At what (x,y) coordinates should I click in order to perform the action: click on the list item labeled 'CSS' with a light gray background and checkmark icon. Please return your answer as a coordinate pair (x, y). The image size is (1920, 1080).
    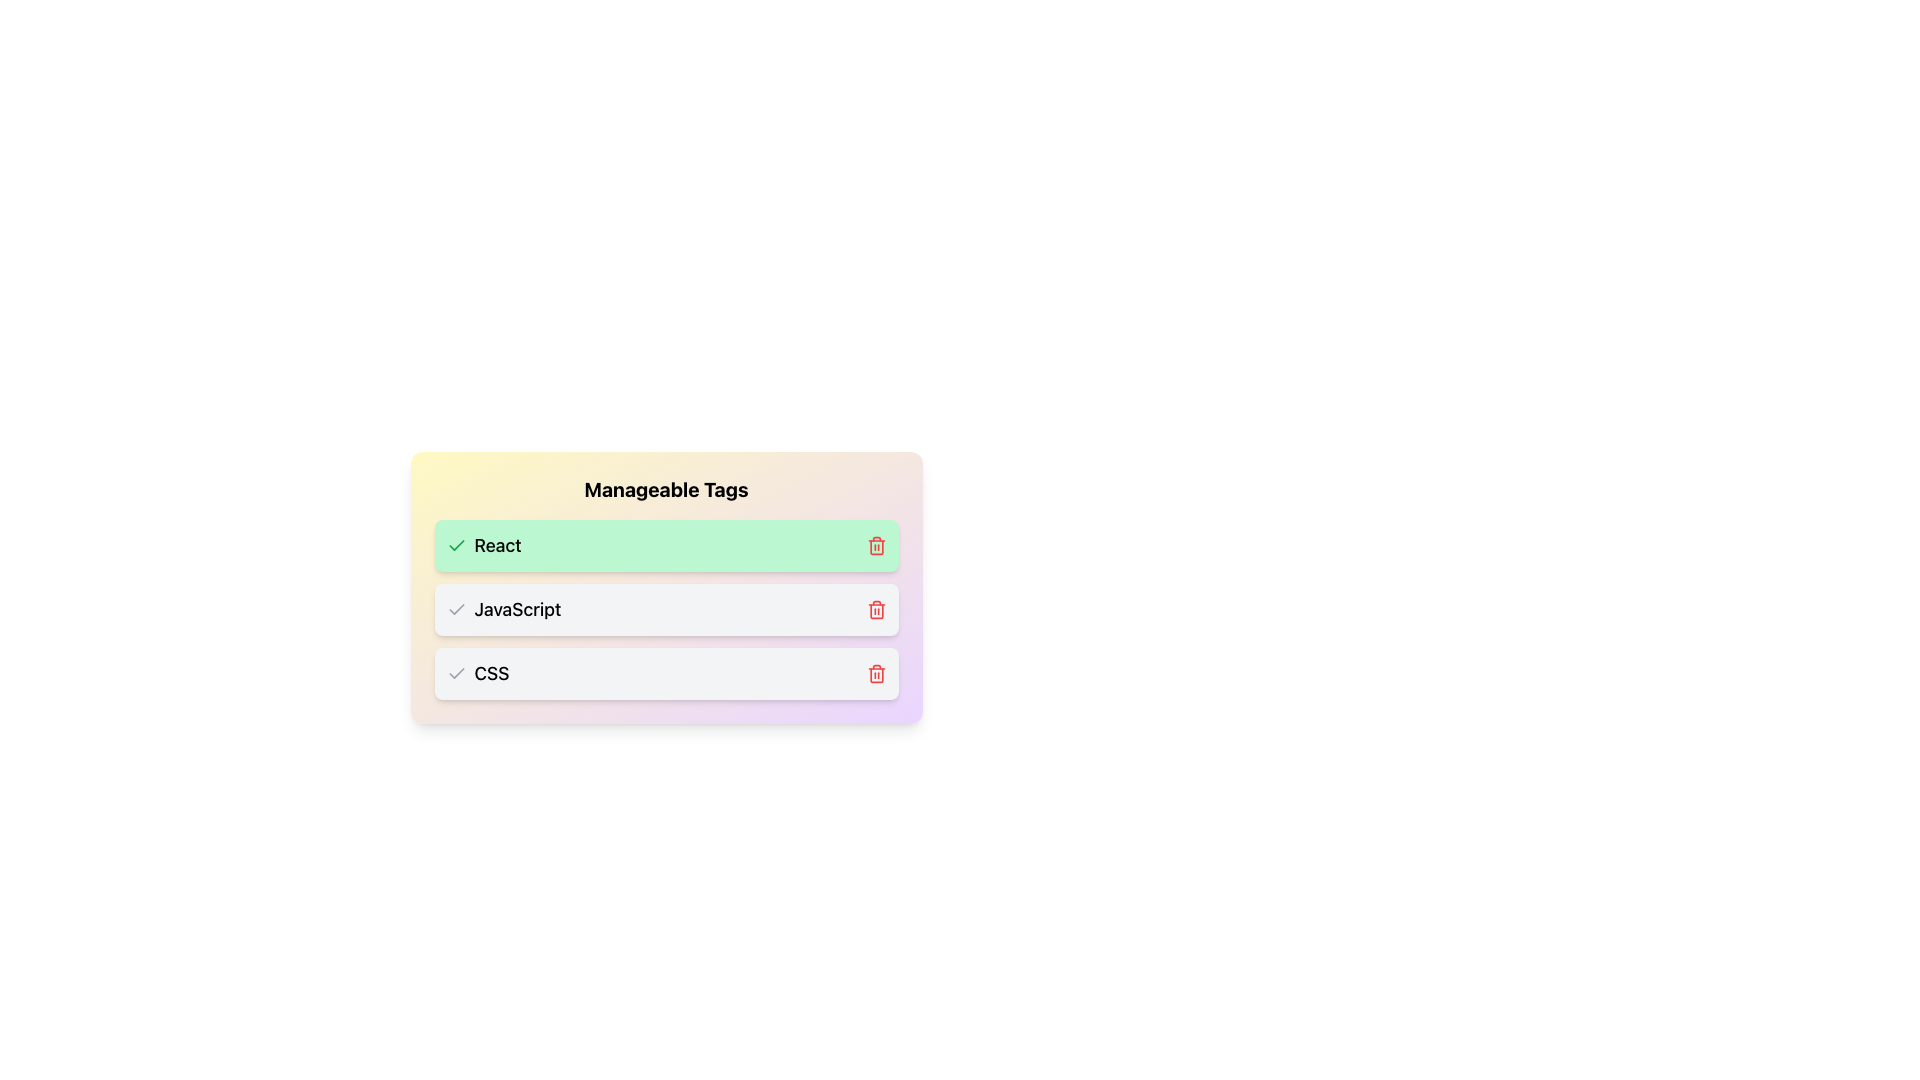
    Looking at the image, I should click on (666, 674).